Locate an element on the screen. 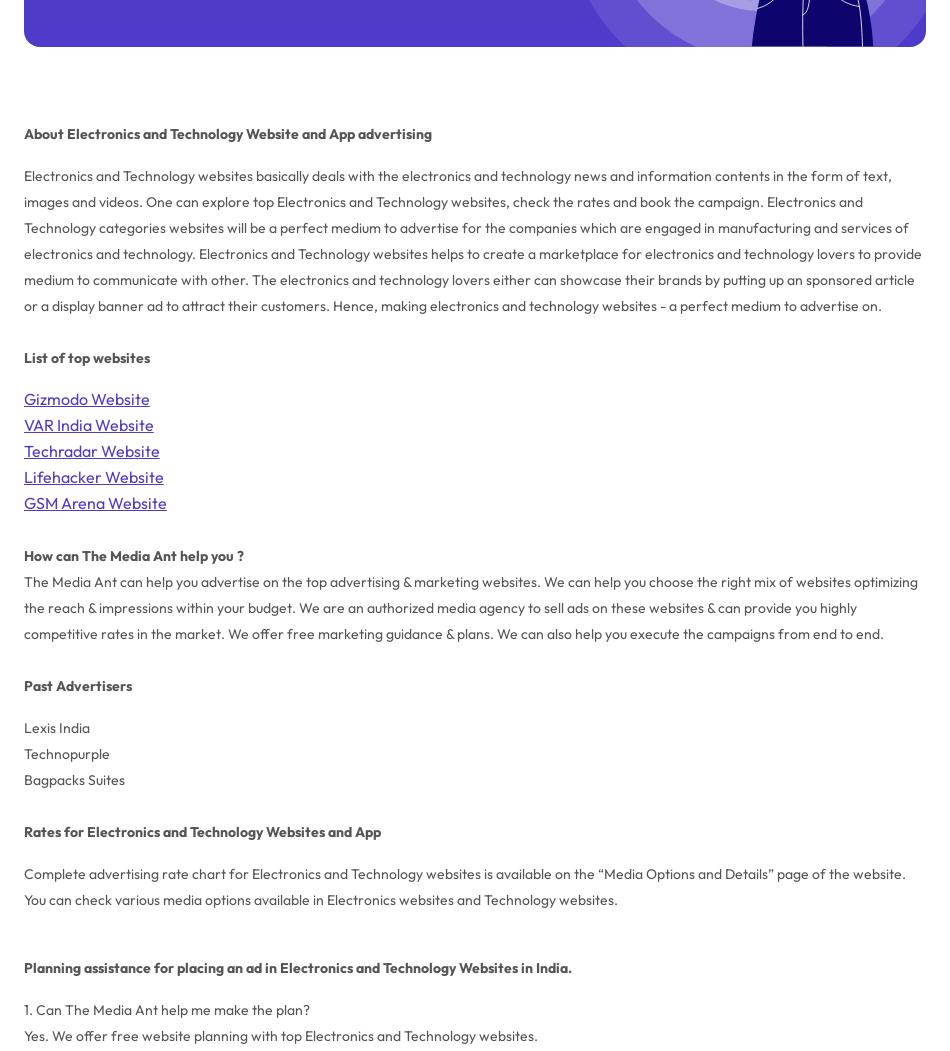 This screenshot has height=1051, width=950. 'Techradar Website' is located at coordinates (91, 449).